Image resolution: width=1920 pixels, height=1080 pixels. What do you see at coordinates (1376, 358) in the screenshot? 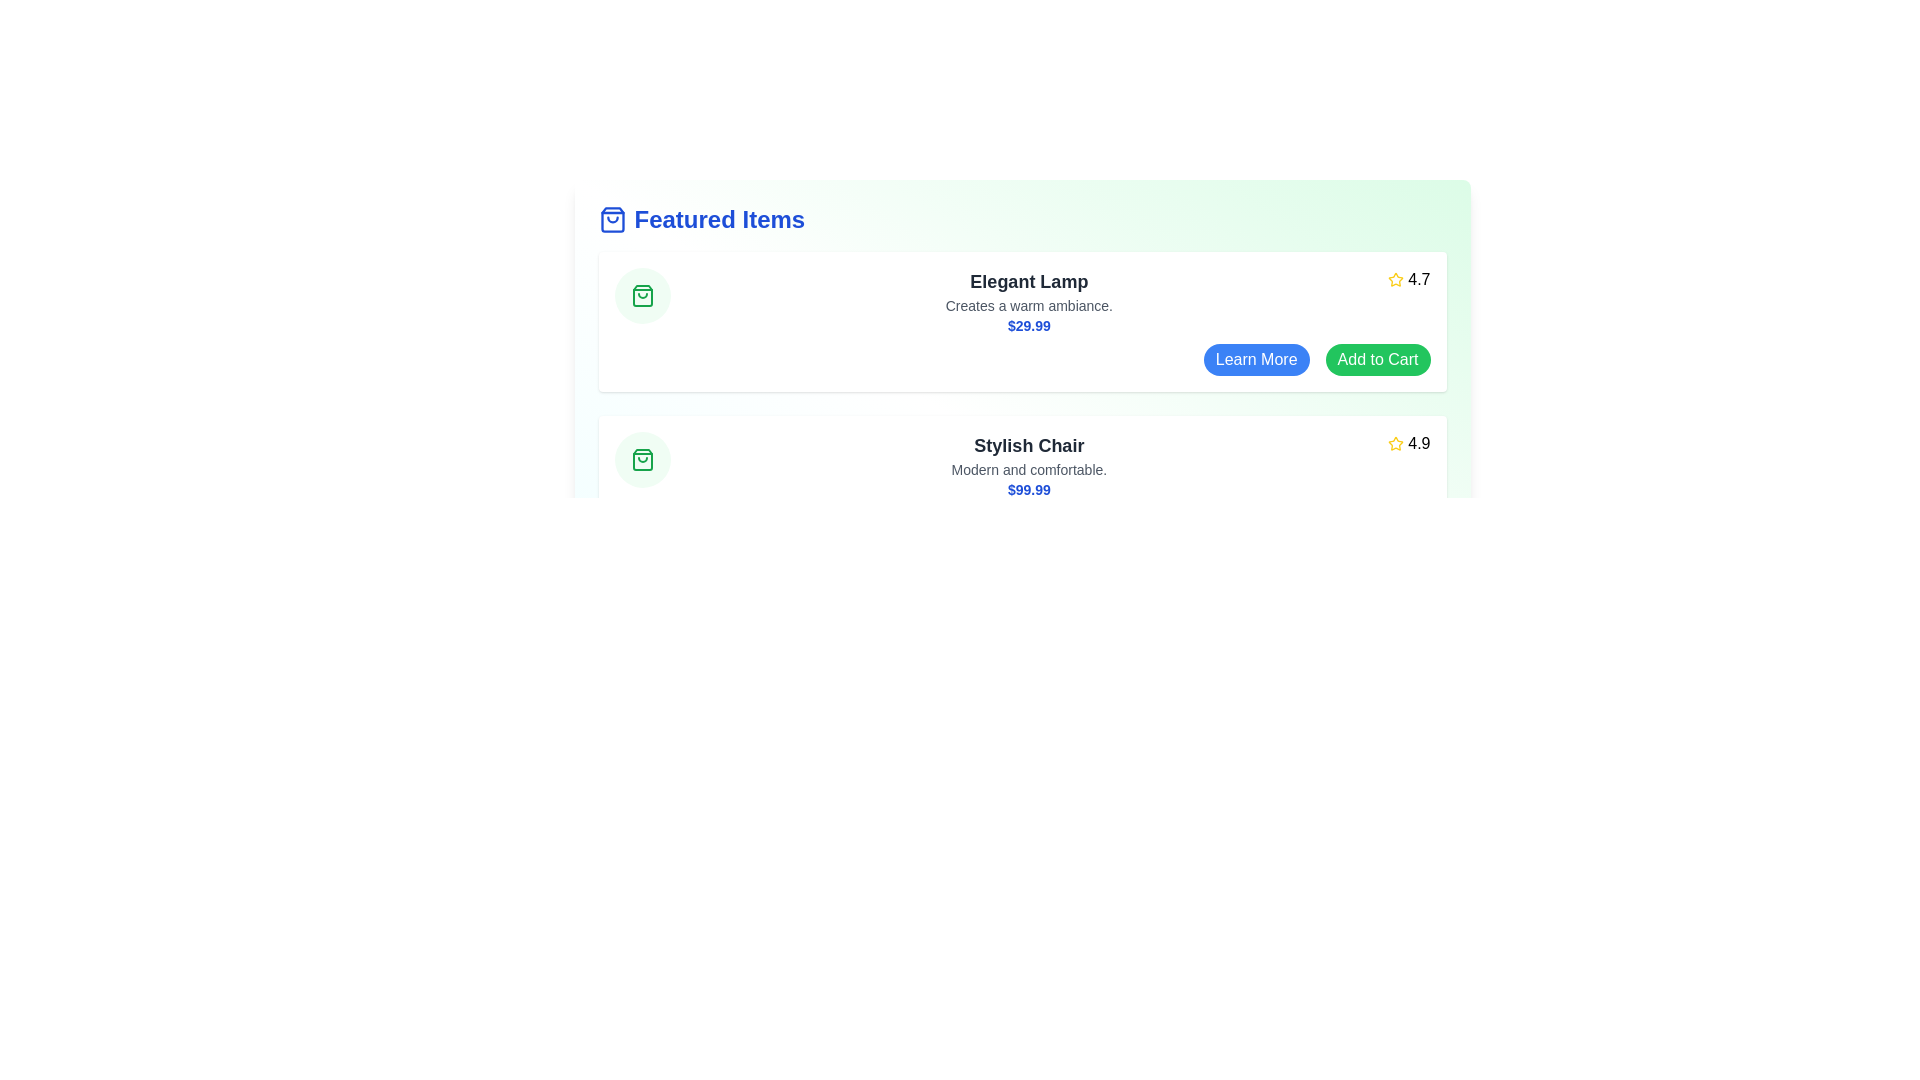
I see `'Add to Cart' button for the item identified by Elegant Lamp` at bounding box center [1376, 358].